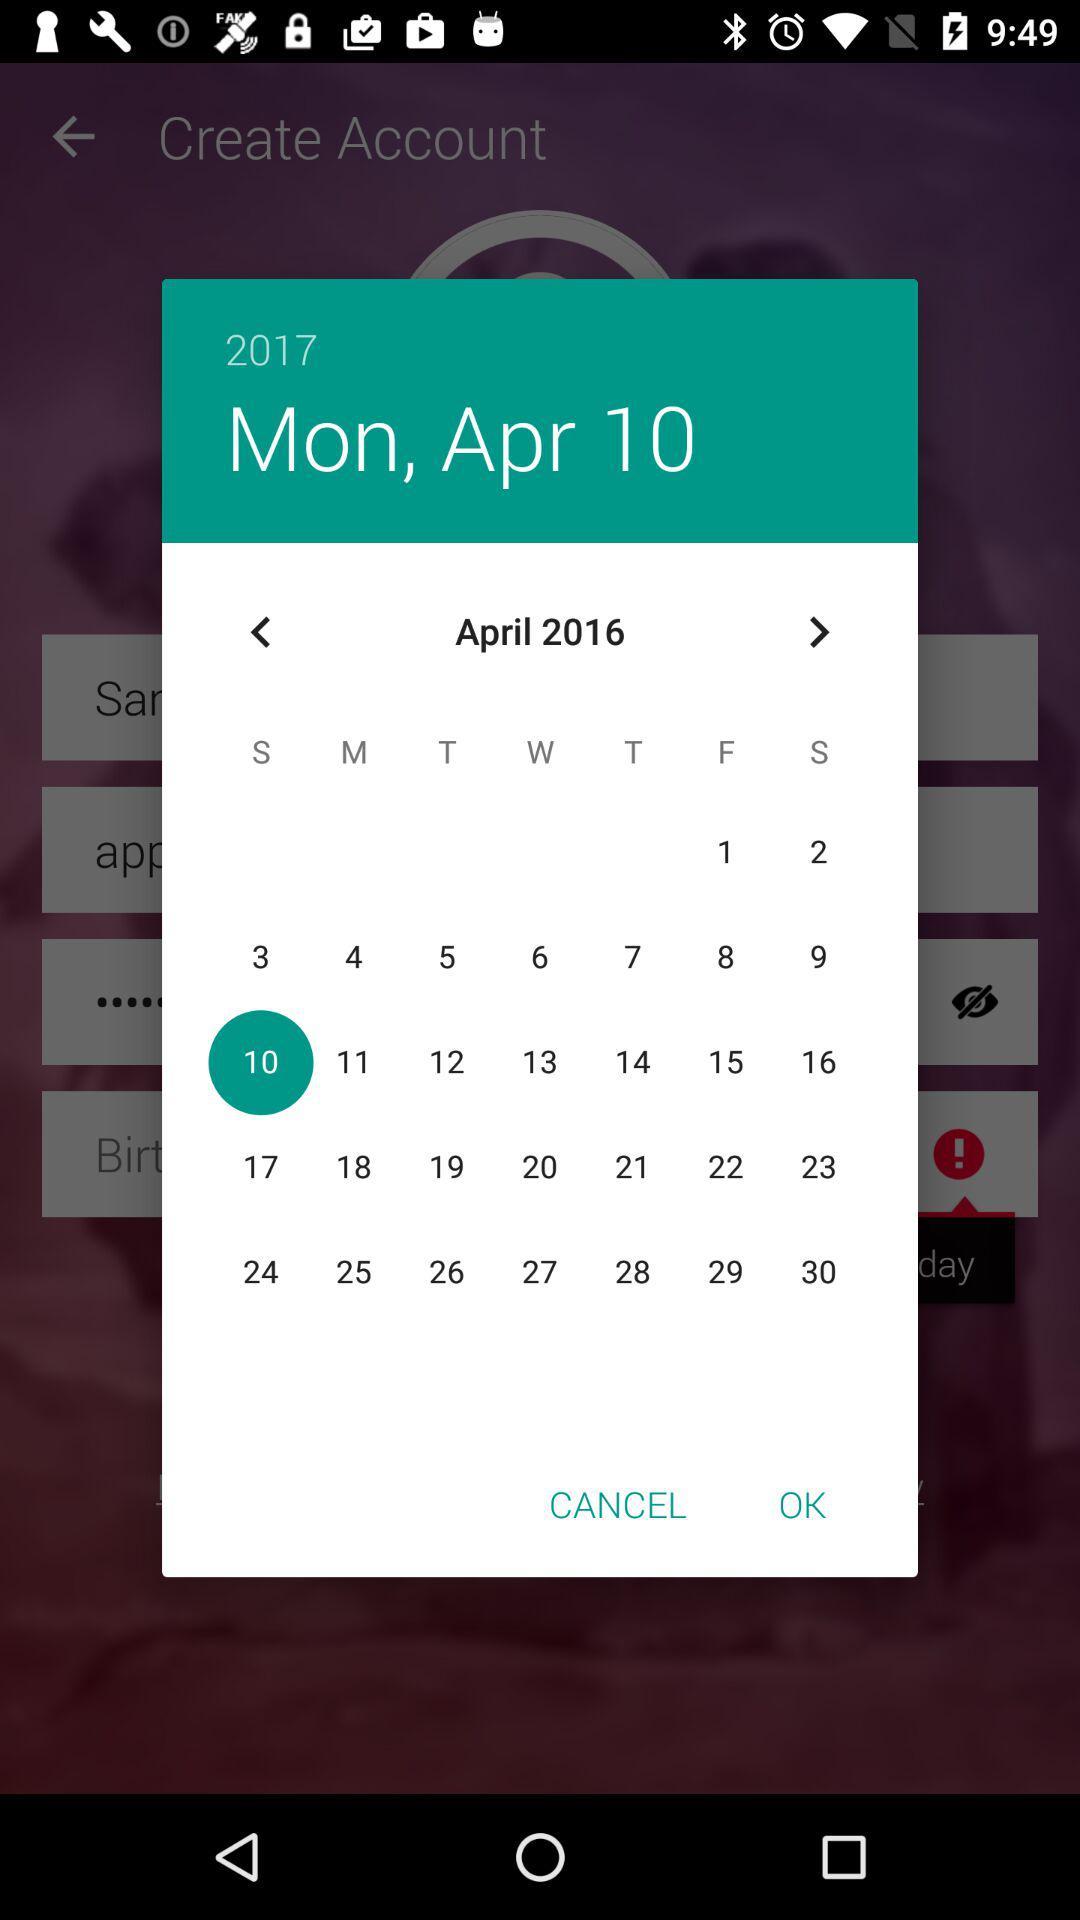 This screenshot has height=1920, width=1080. What do you see at coordinates (461, 435) in the screenshot?
I see `mon, apr 10 icon` at bounding box center [461, 435].